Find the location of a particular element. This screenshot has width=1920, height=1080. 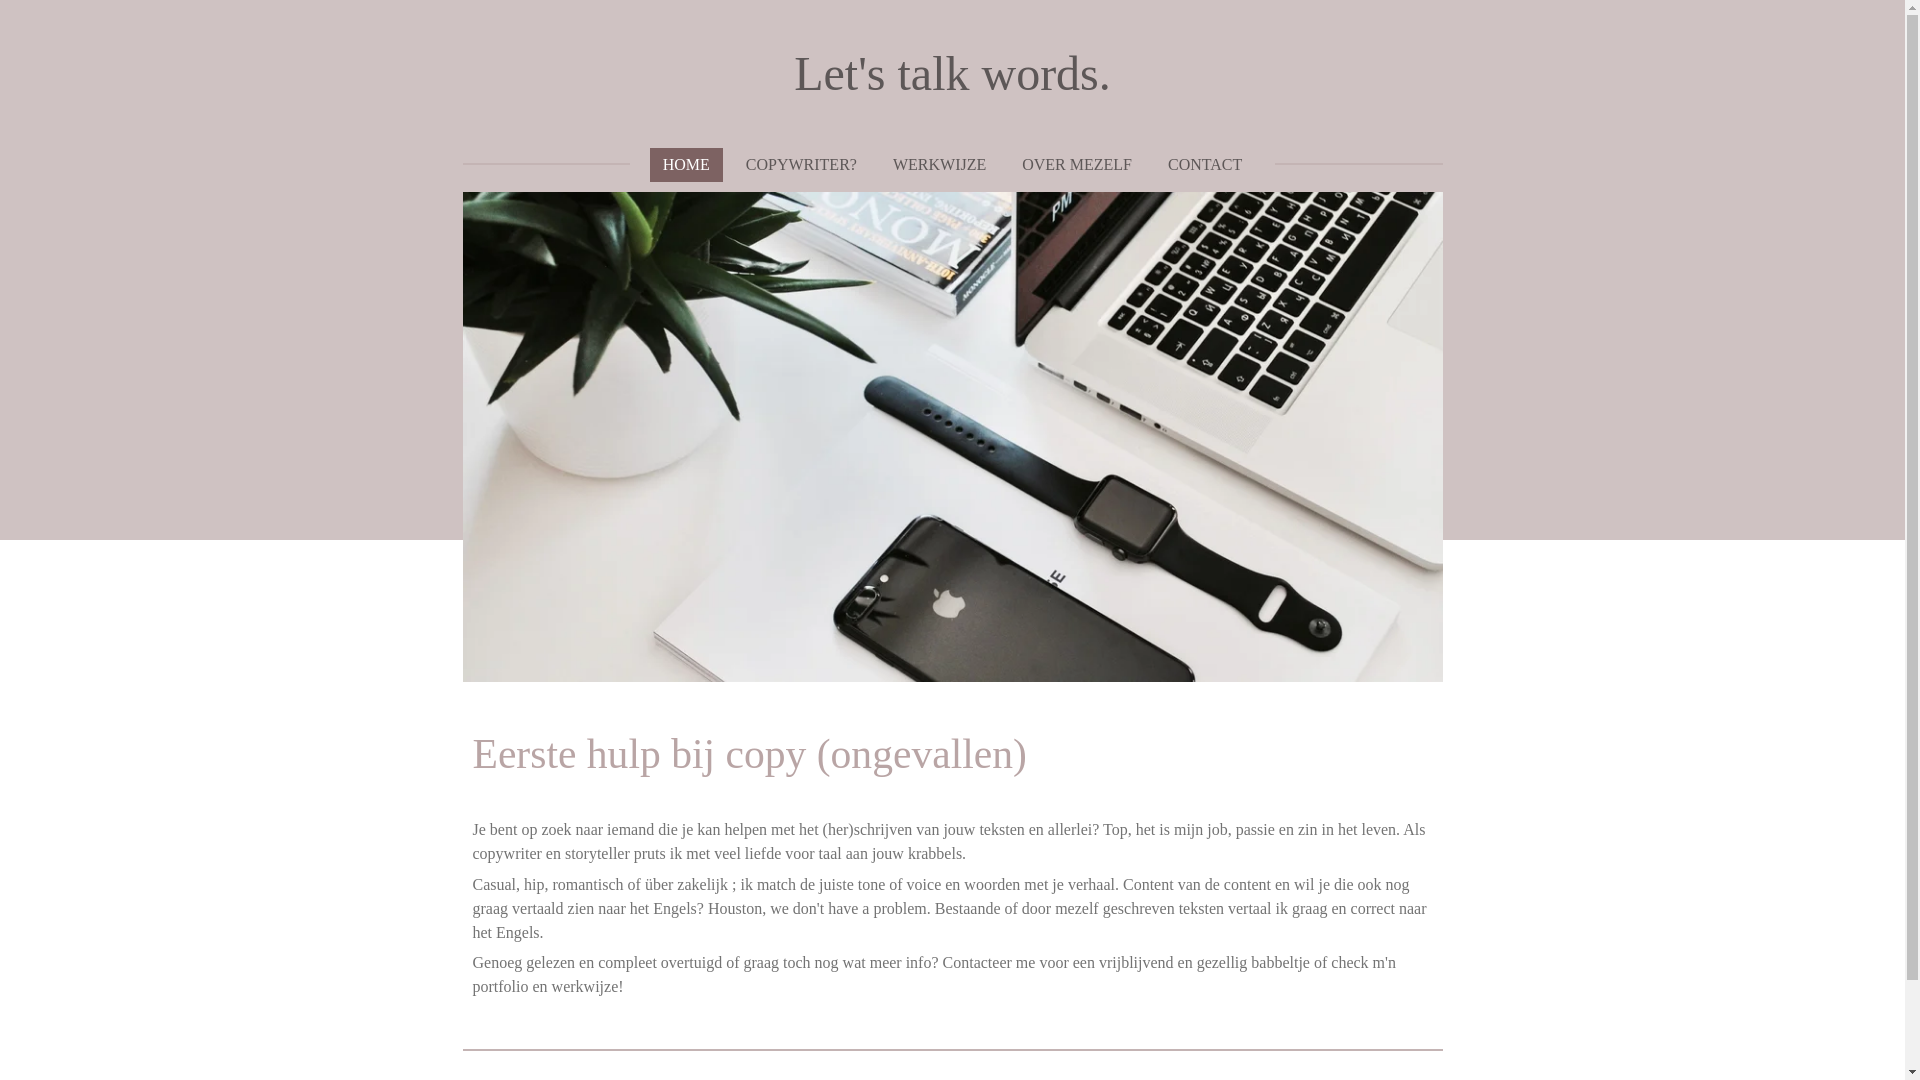

'CONTACT' is located at coordinates (1203, 164).